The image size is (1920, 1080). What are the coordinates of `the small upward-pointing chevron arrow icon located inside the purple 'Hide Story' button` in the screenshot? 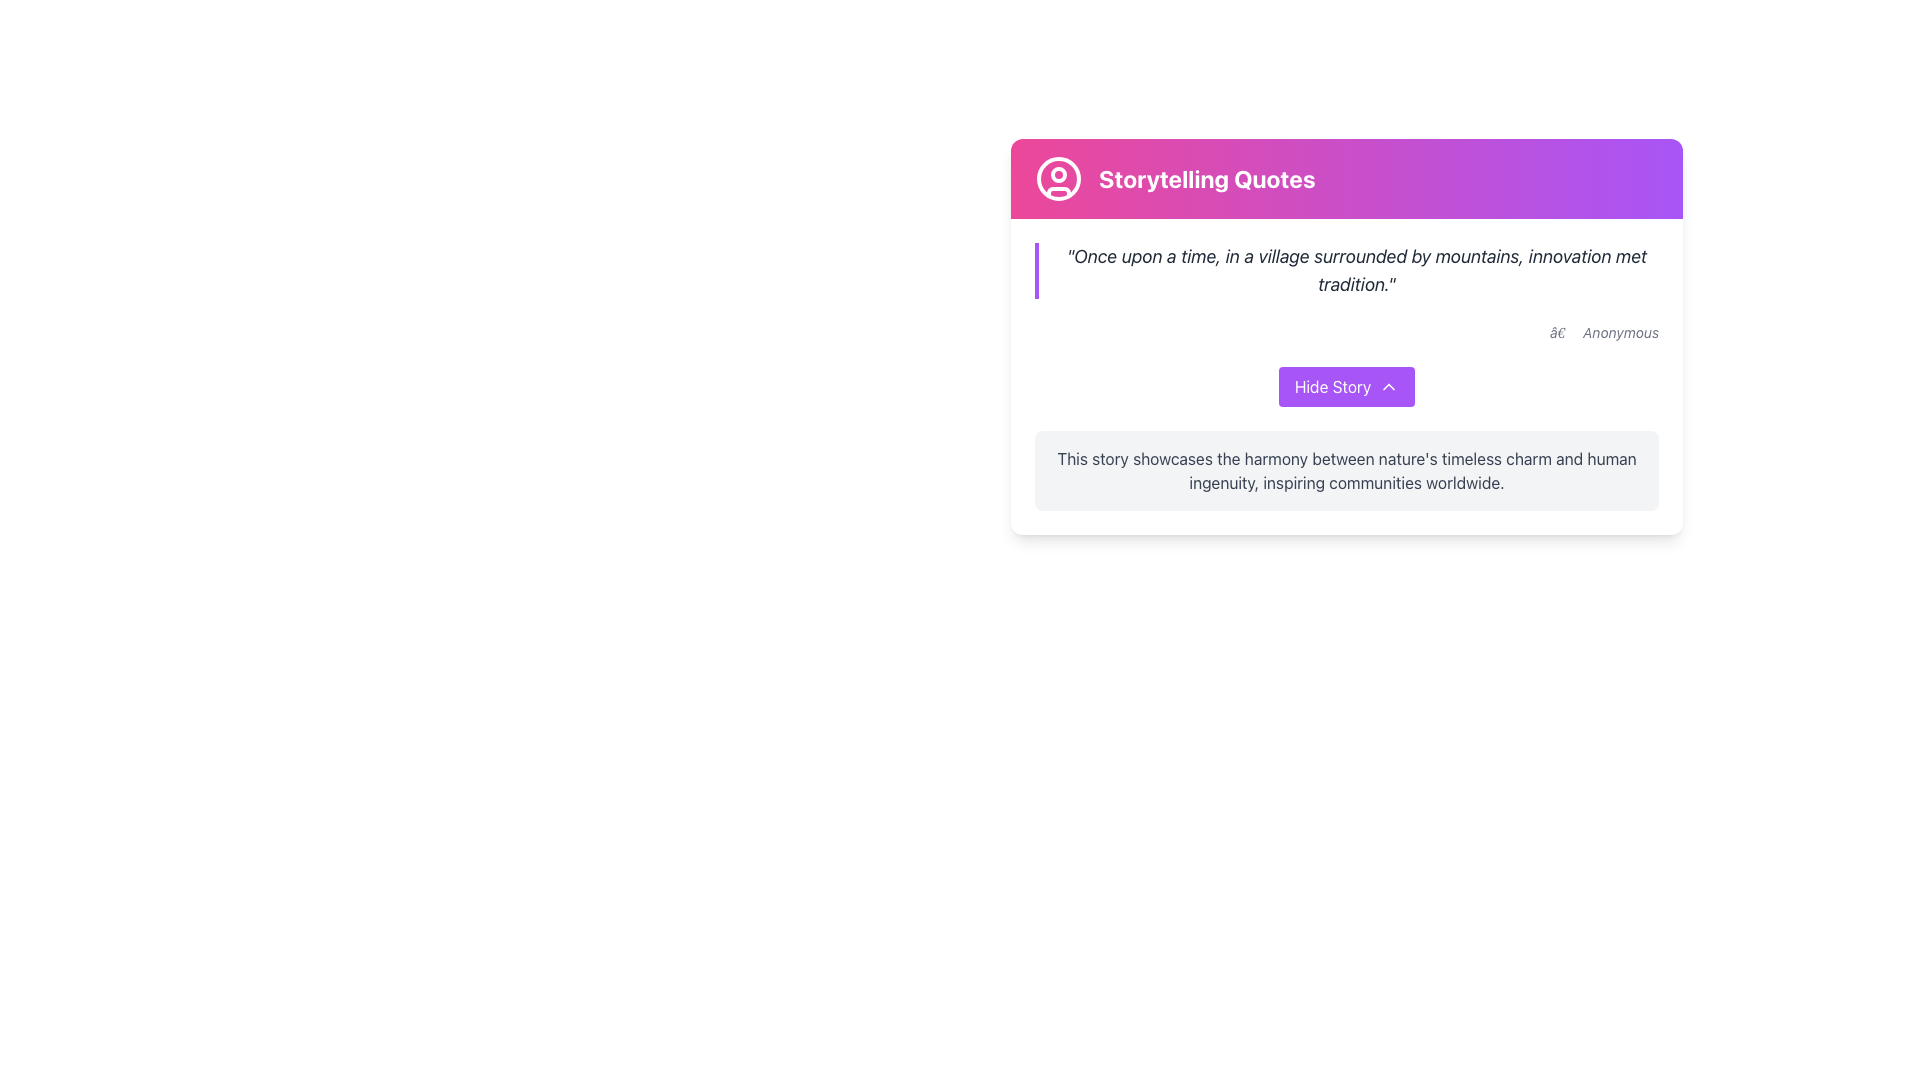 It's located at (1387, 386).